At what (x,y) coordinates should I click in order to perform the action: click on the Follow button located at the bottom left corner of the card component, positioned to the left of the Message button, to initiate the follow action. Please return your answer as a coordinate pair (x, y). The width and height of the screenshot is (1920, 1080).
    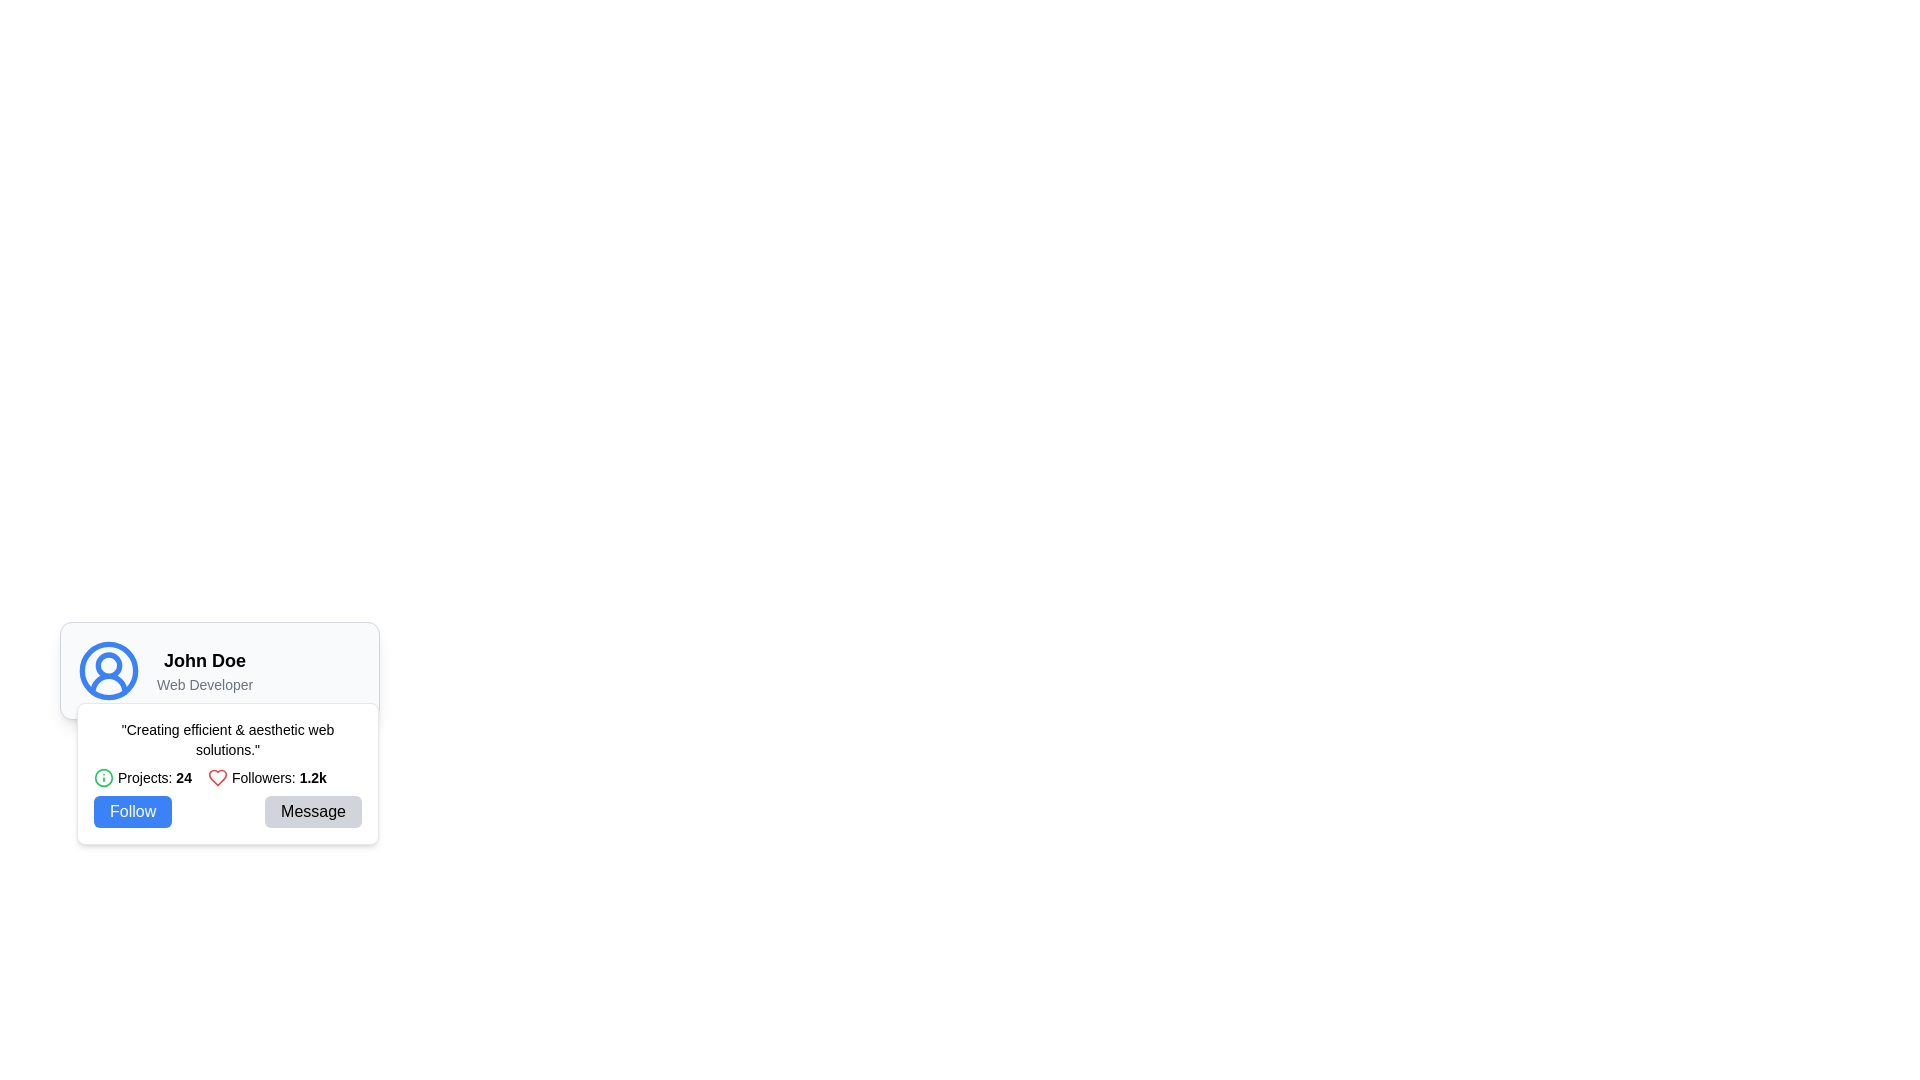
    Looking at the image, I should click on (132, 812).